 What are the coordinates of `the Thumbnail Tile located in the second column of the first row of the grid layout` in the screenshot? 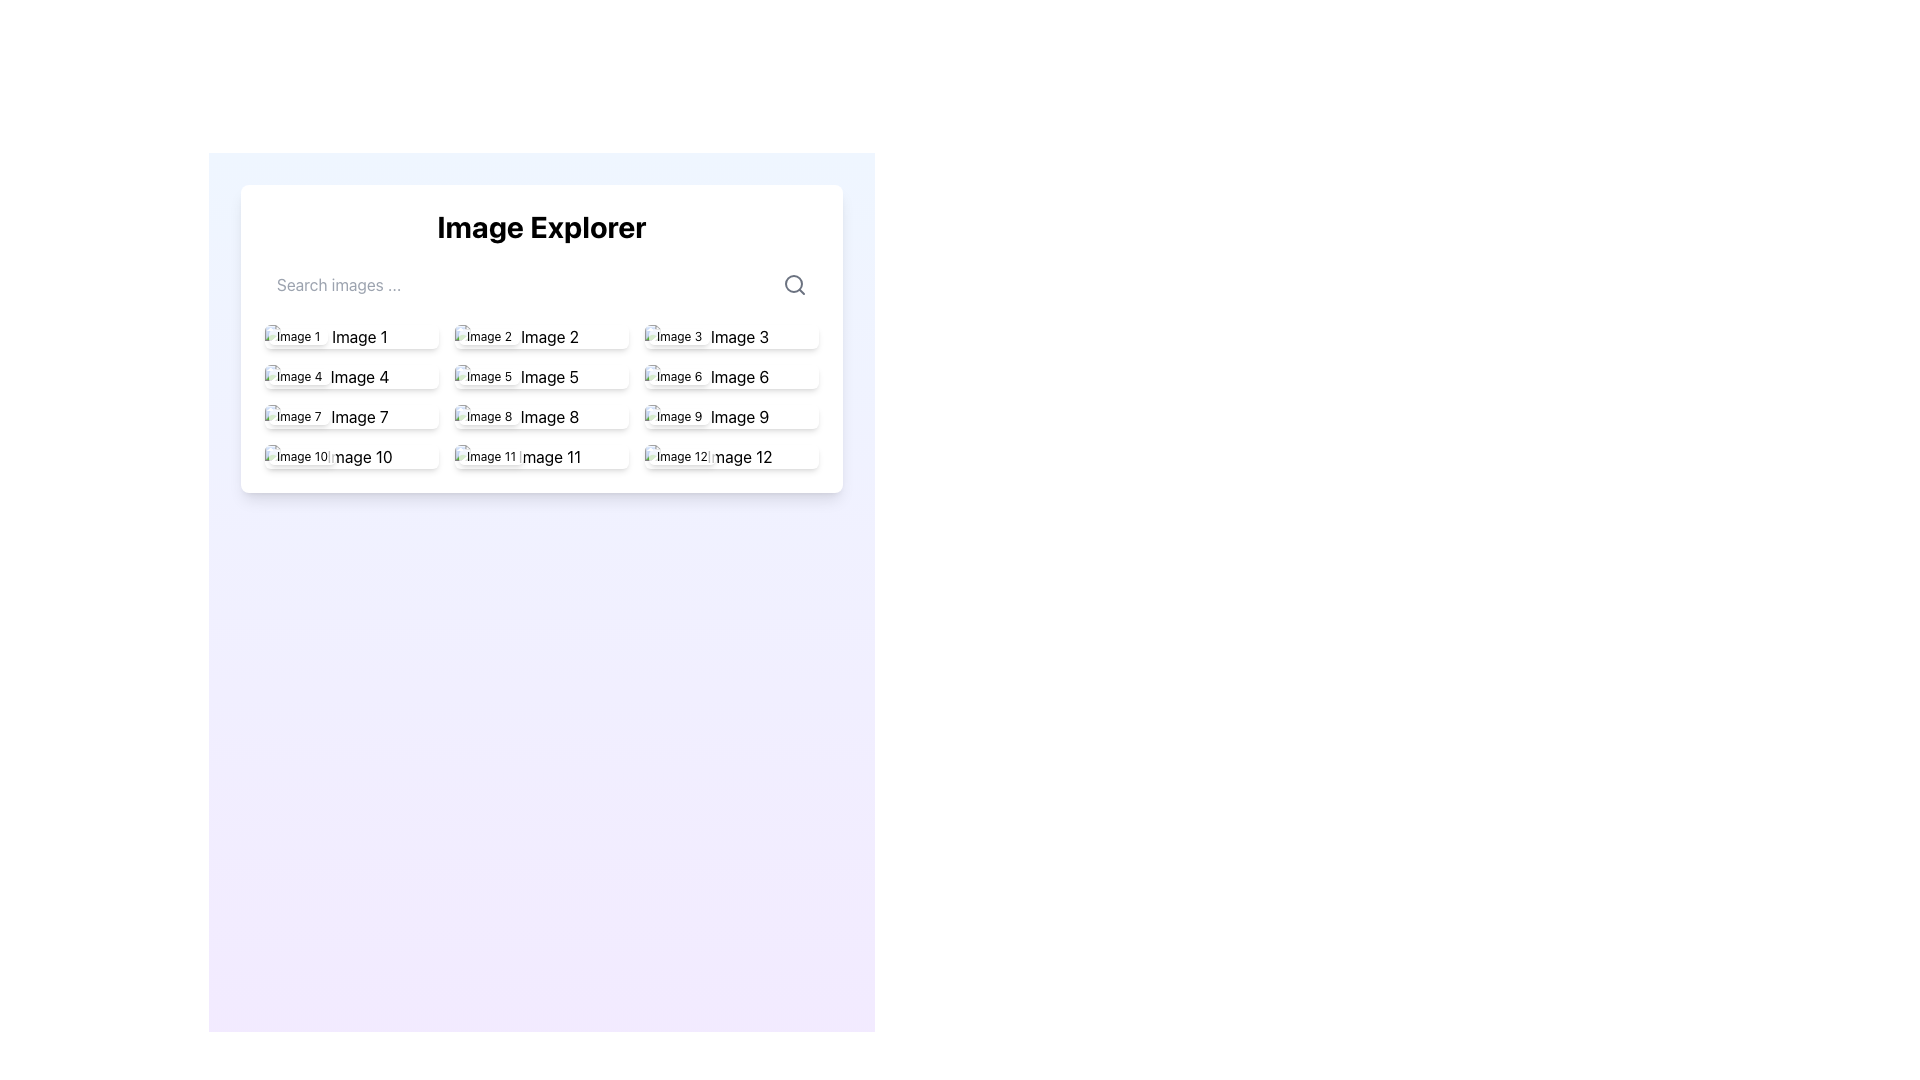 It's located at (542, 335).